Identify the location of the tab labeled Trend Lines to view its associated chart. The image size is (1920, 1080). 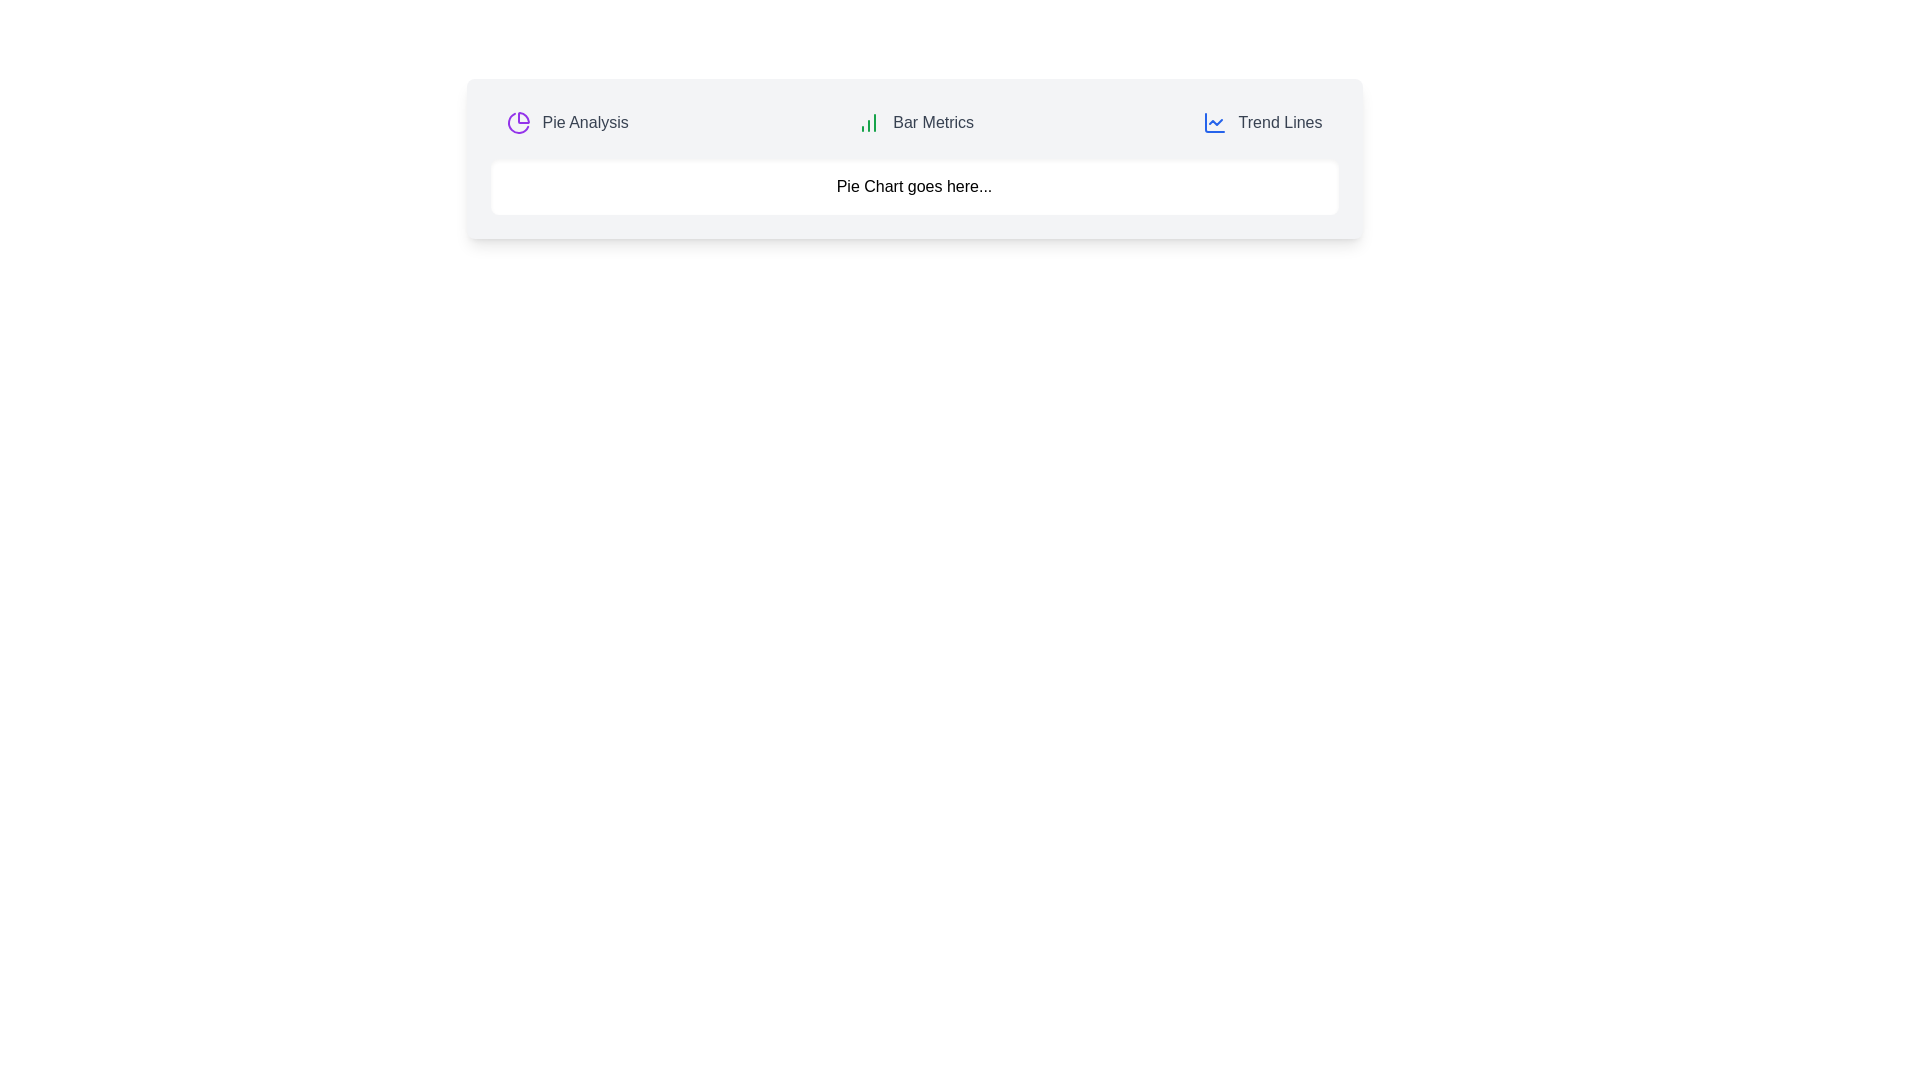
(1261, 123).